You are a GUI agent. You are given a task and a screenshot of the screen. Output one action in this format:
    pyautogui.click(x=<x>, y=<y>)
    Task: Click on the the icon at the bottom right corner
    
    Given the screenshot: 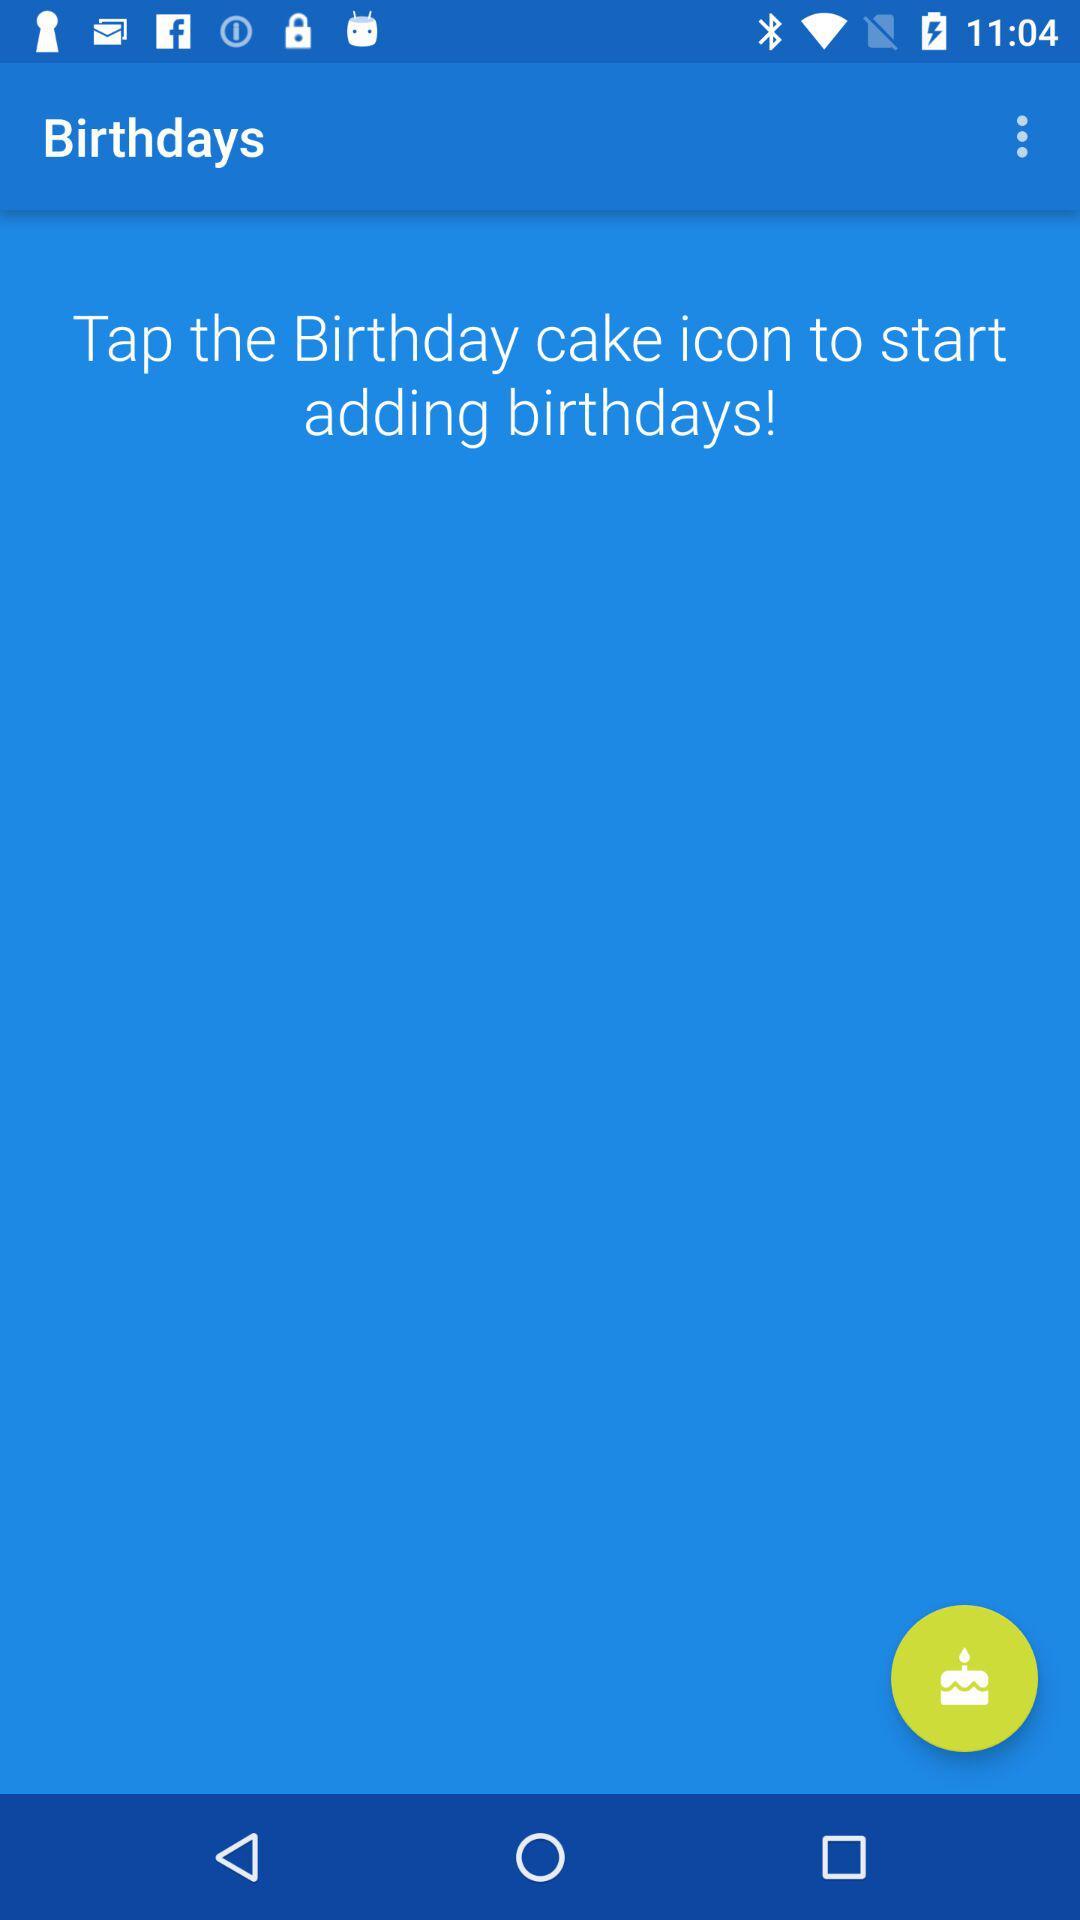 What is the action you would take?
    pyautogui.click(x=963, y=1678)
    